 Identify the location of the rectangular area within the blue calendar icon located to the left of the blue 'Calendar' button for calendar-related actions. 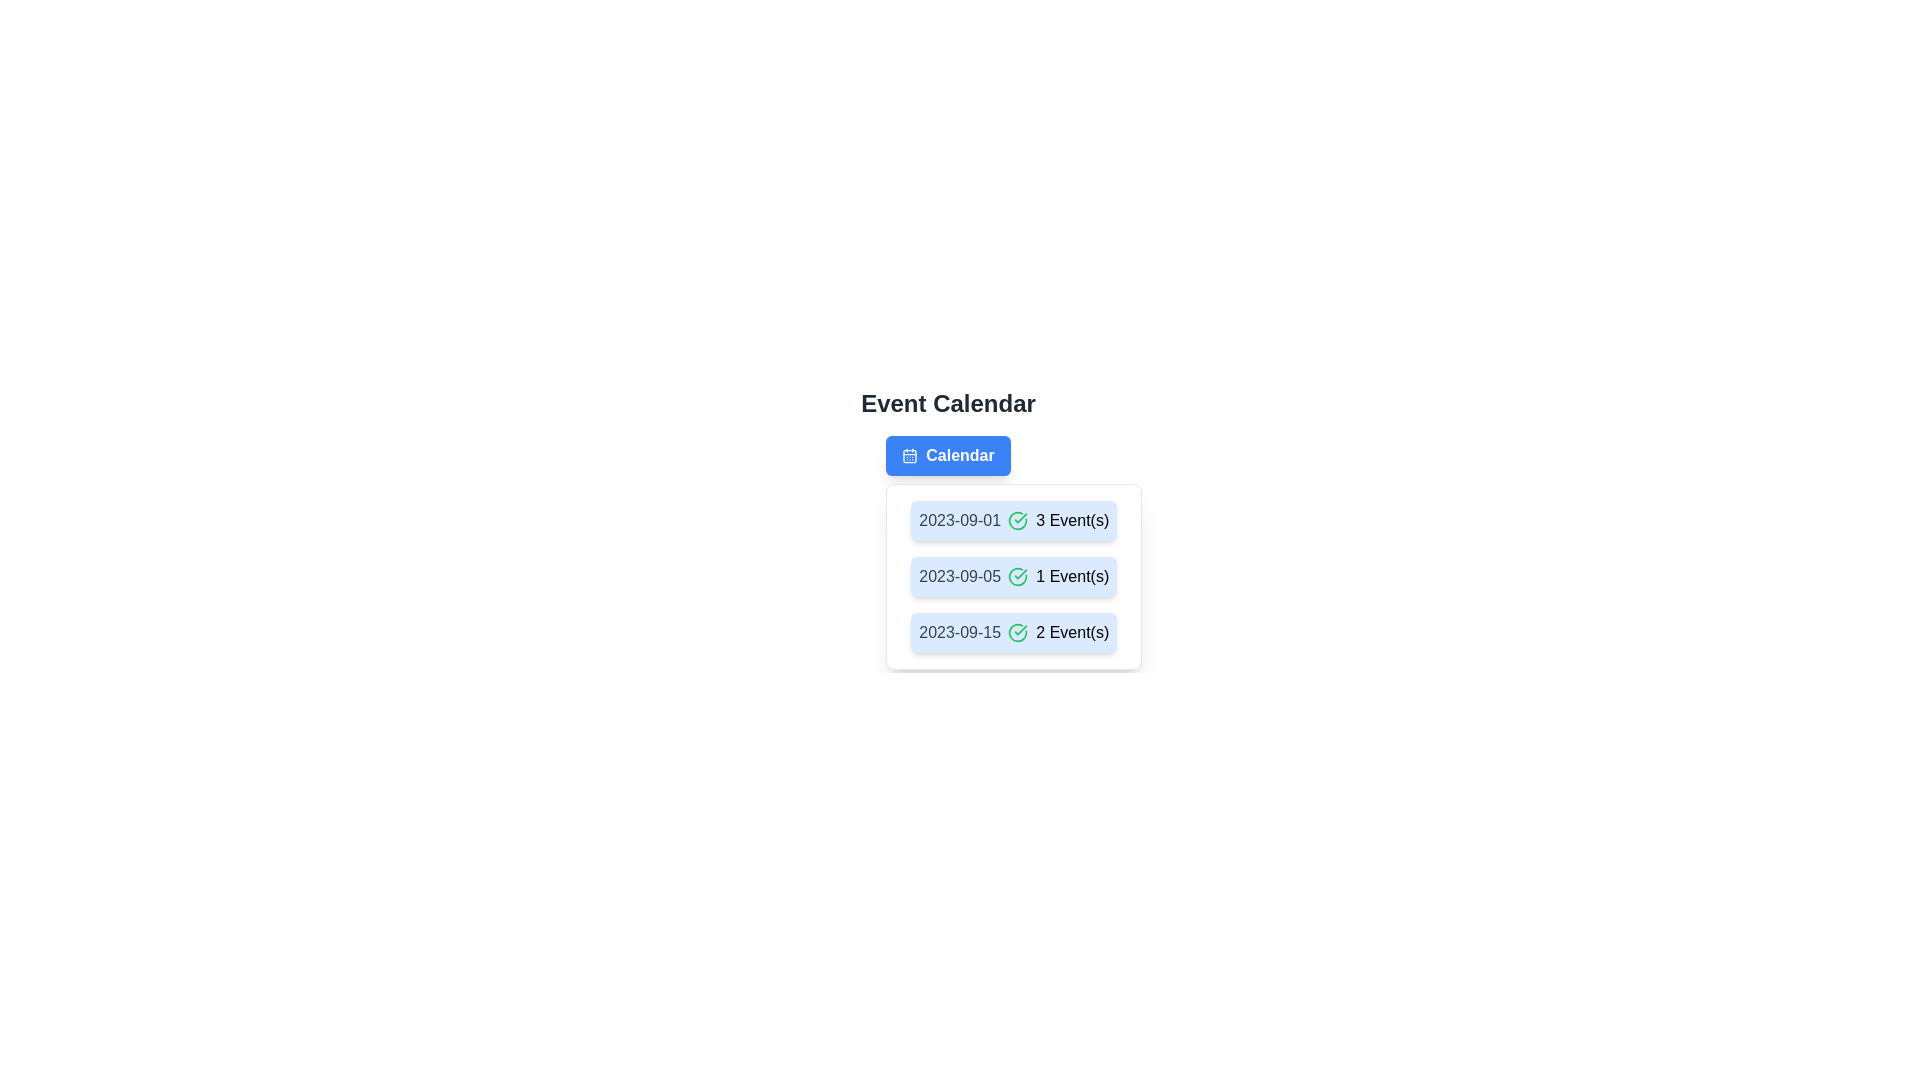
(909, 456).